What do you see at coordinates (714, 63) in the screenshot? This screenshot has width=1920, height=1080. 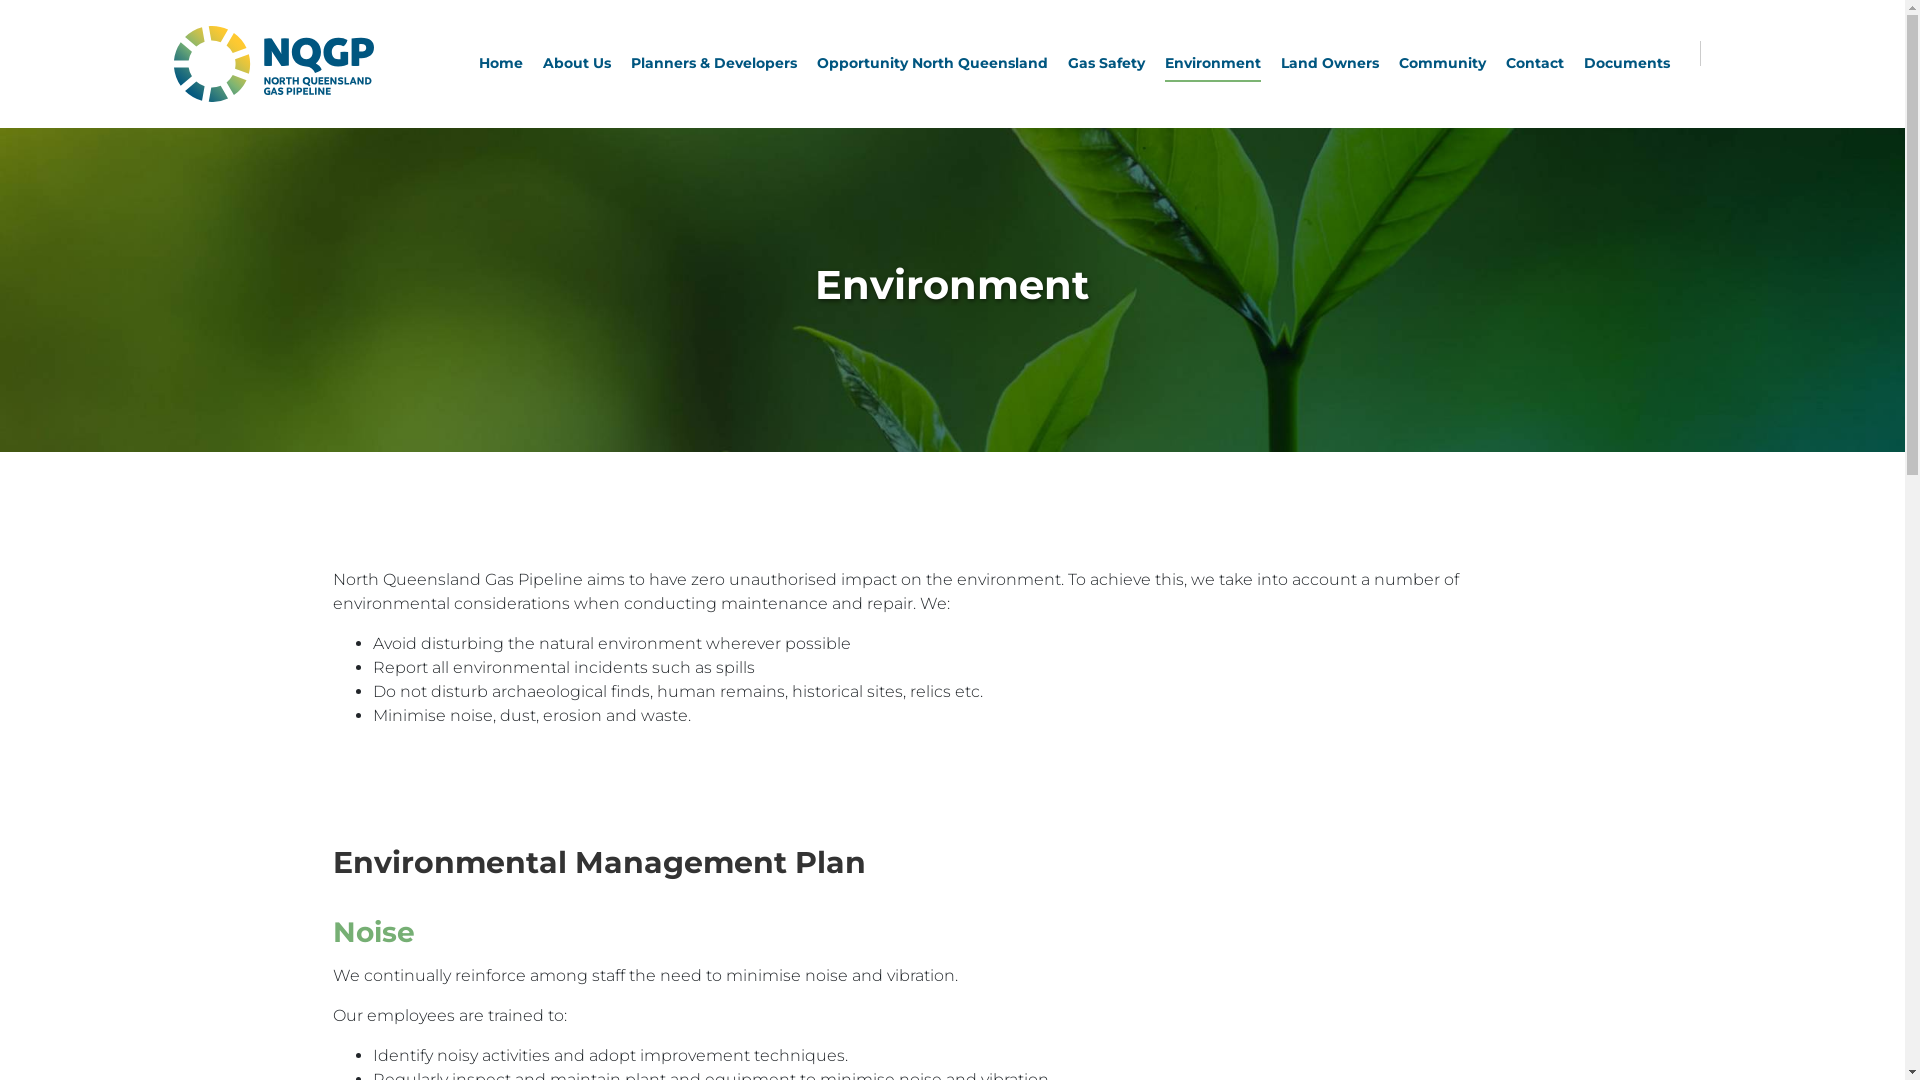 I see `'Planners & Developers'` at bounding box center [714, 63].